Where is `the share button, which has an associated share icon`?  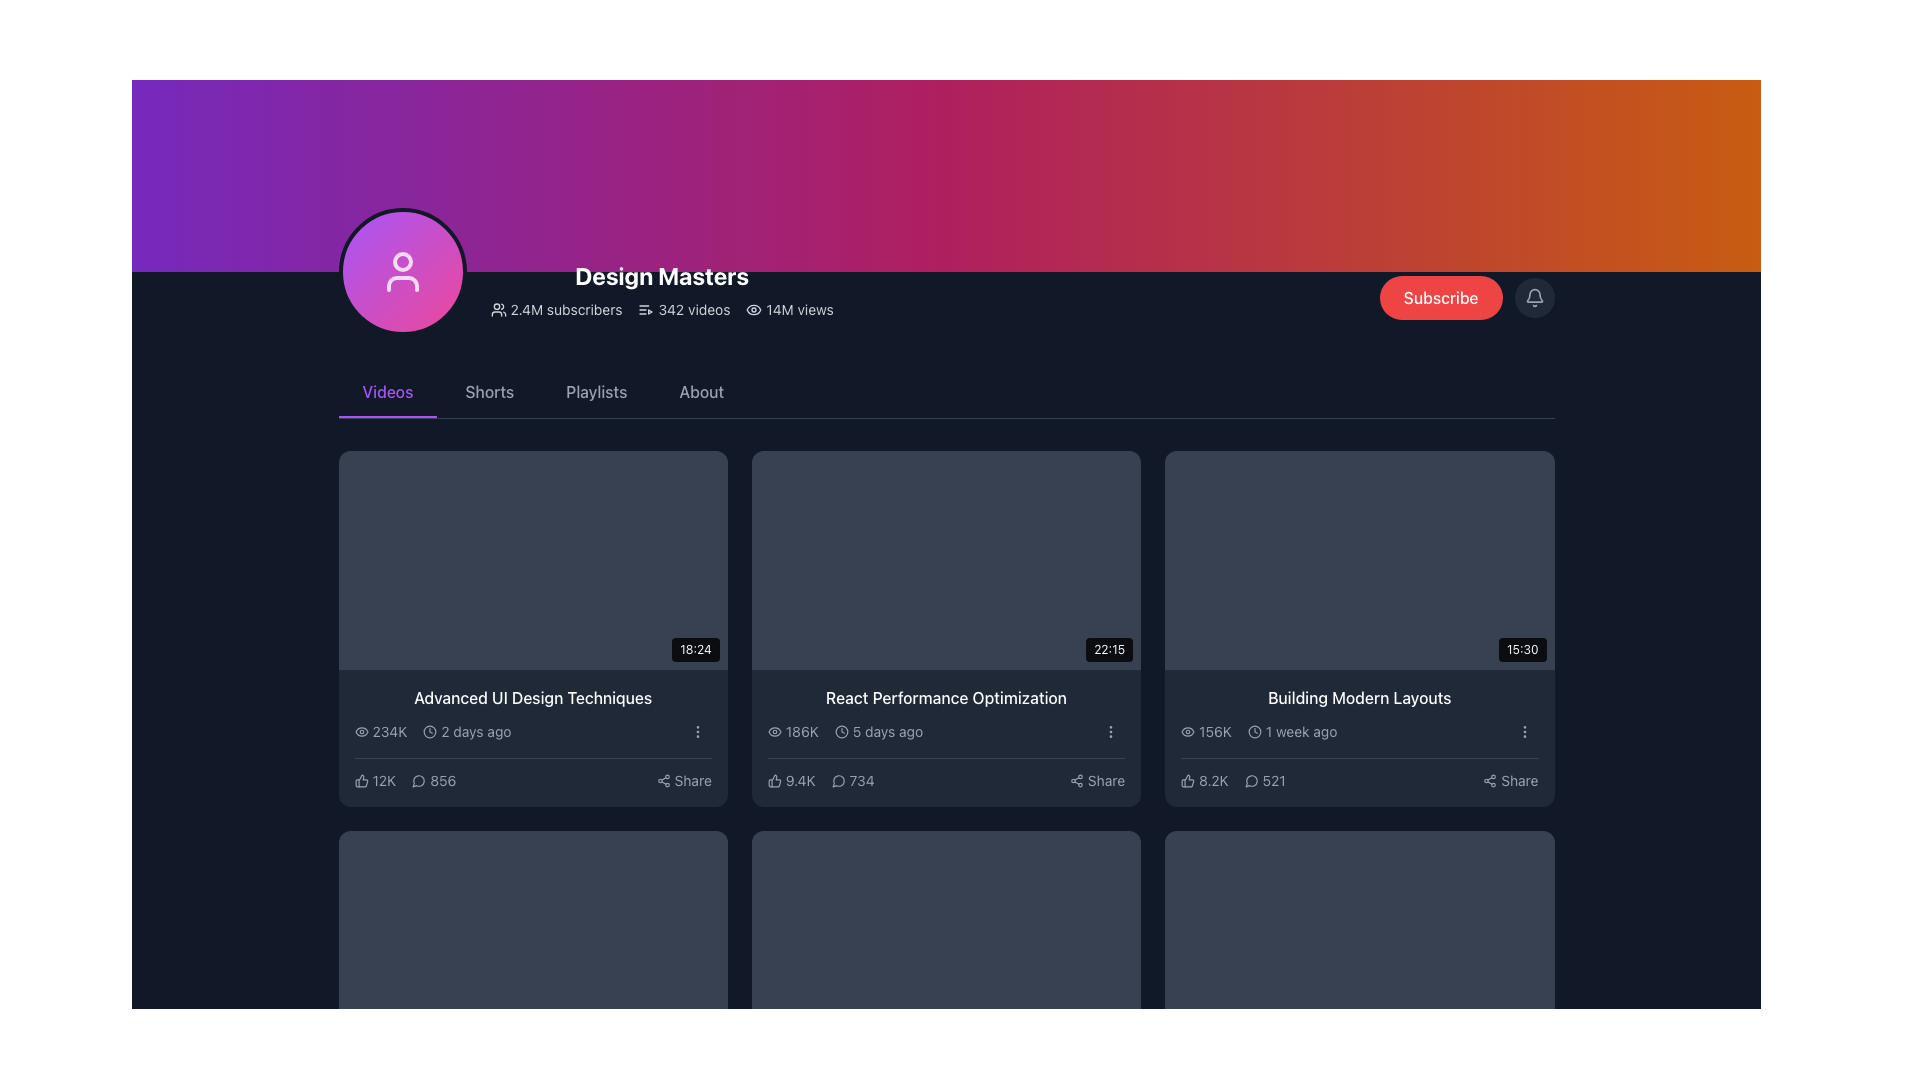 the share button, which has an associated share icon is located at coordinates (684, 779).